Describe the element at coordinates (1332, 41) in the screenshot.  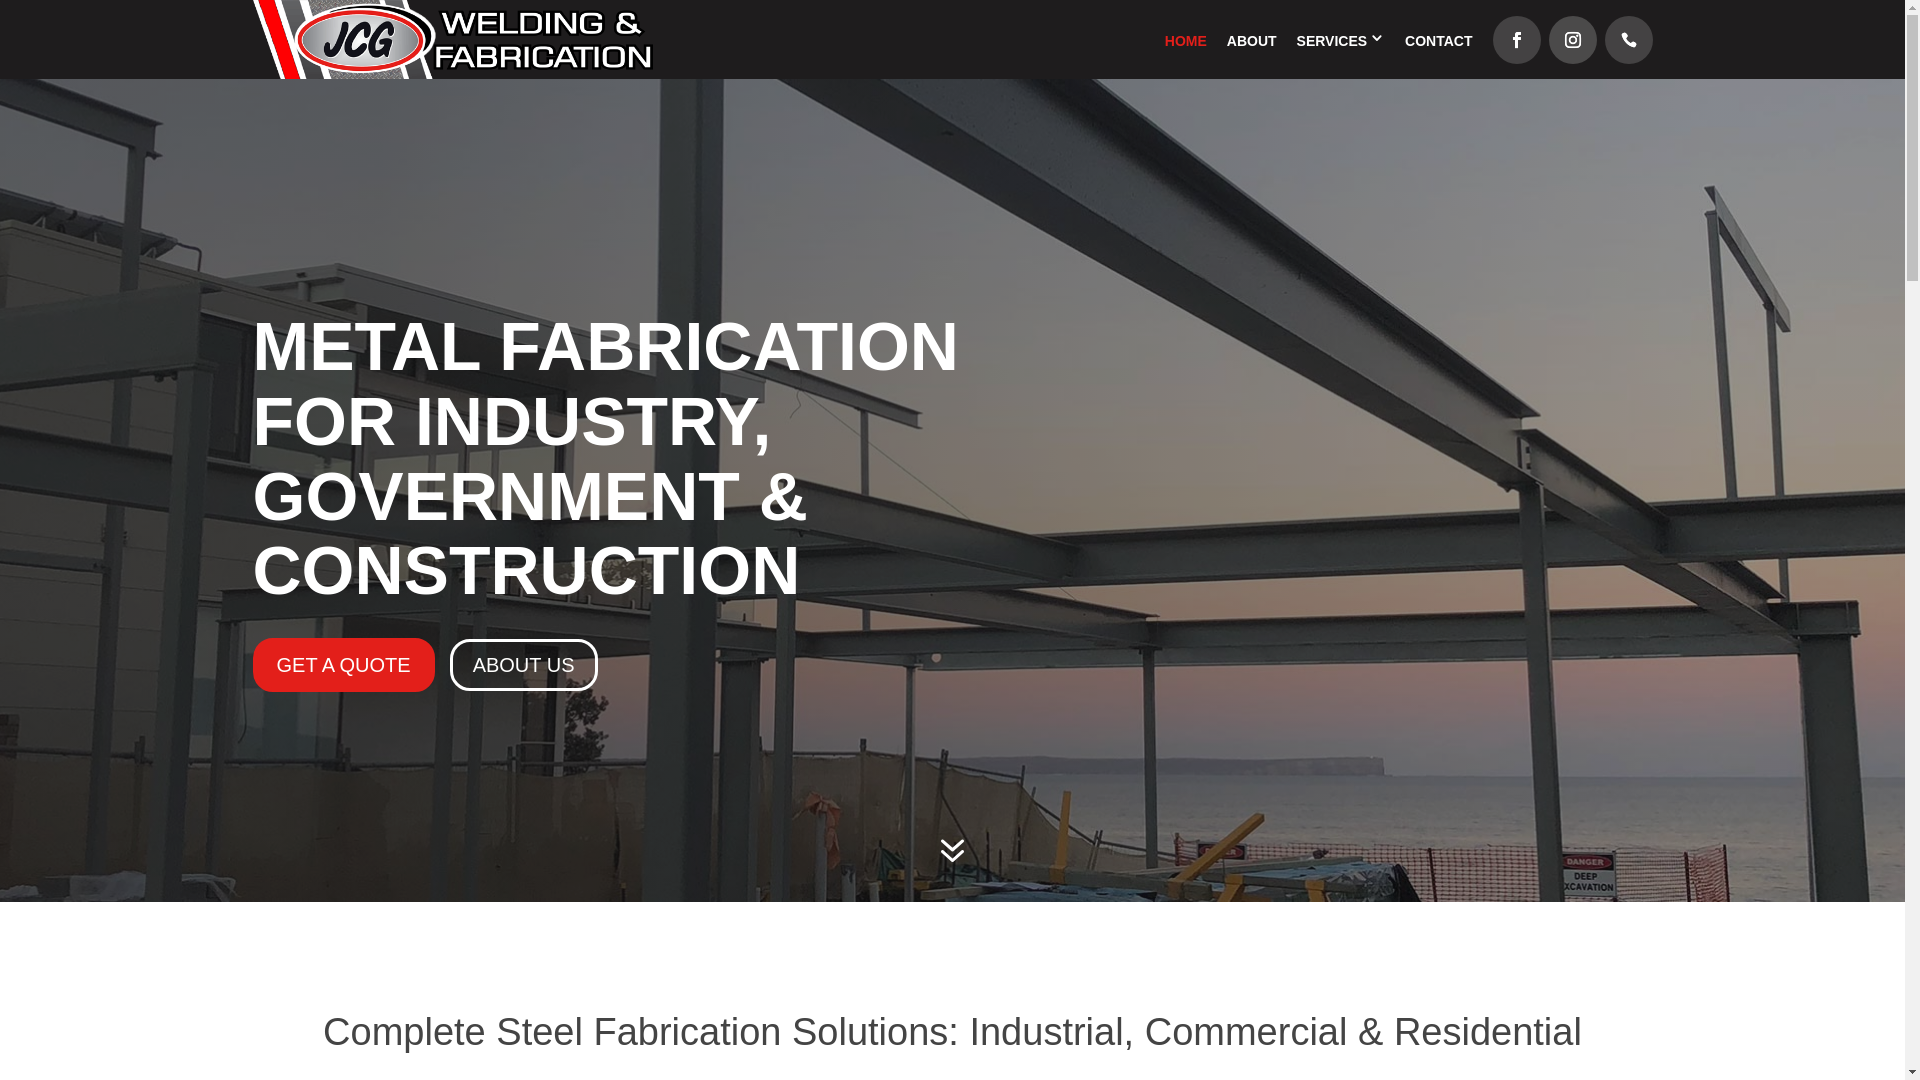
I see `'SERVICES'` at that location.